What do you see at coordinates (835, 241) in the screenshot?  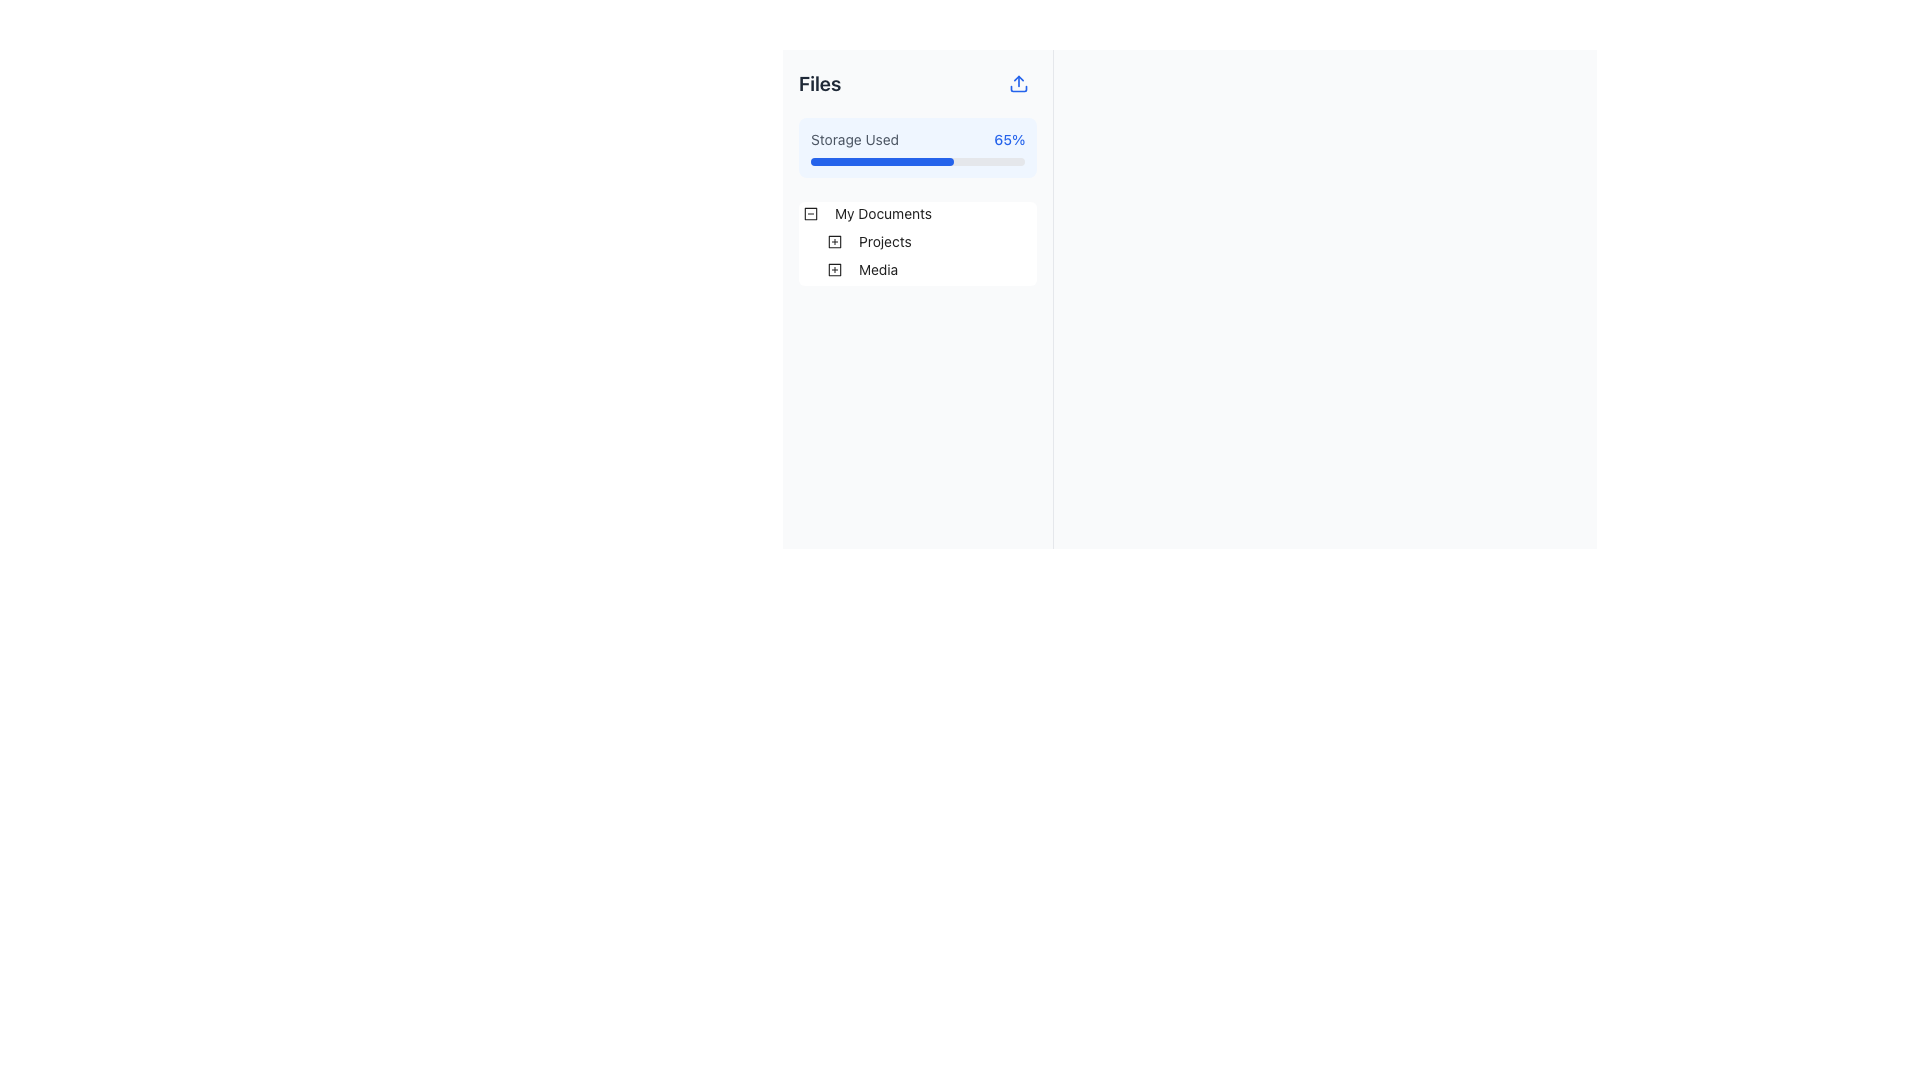 I see `the interactive expander icon, which is a small square icon styled as a plus symbol located` at bounding box center [835, 241].